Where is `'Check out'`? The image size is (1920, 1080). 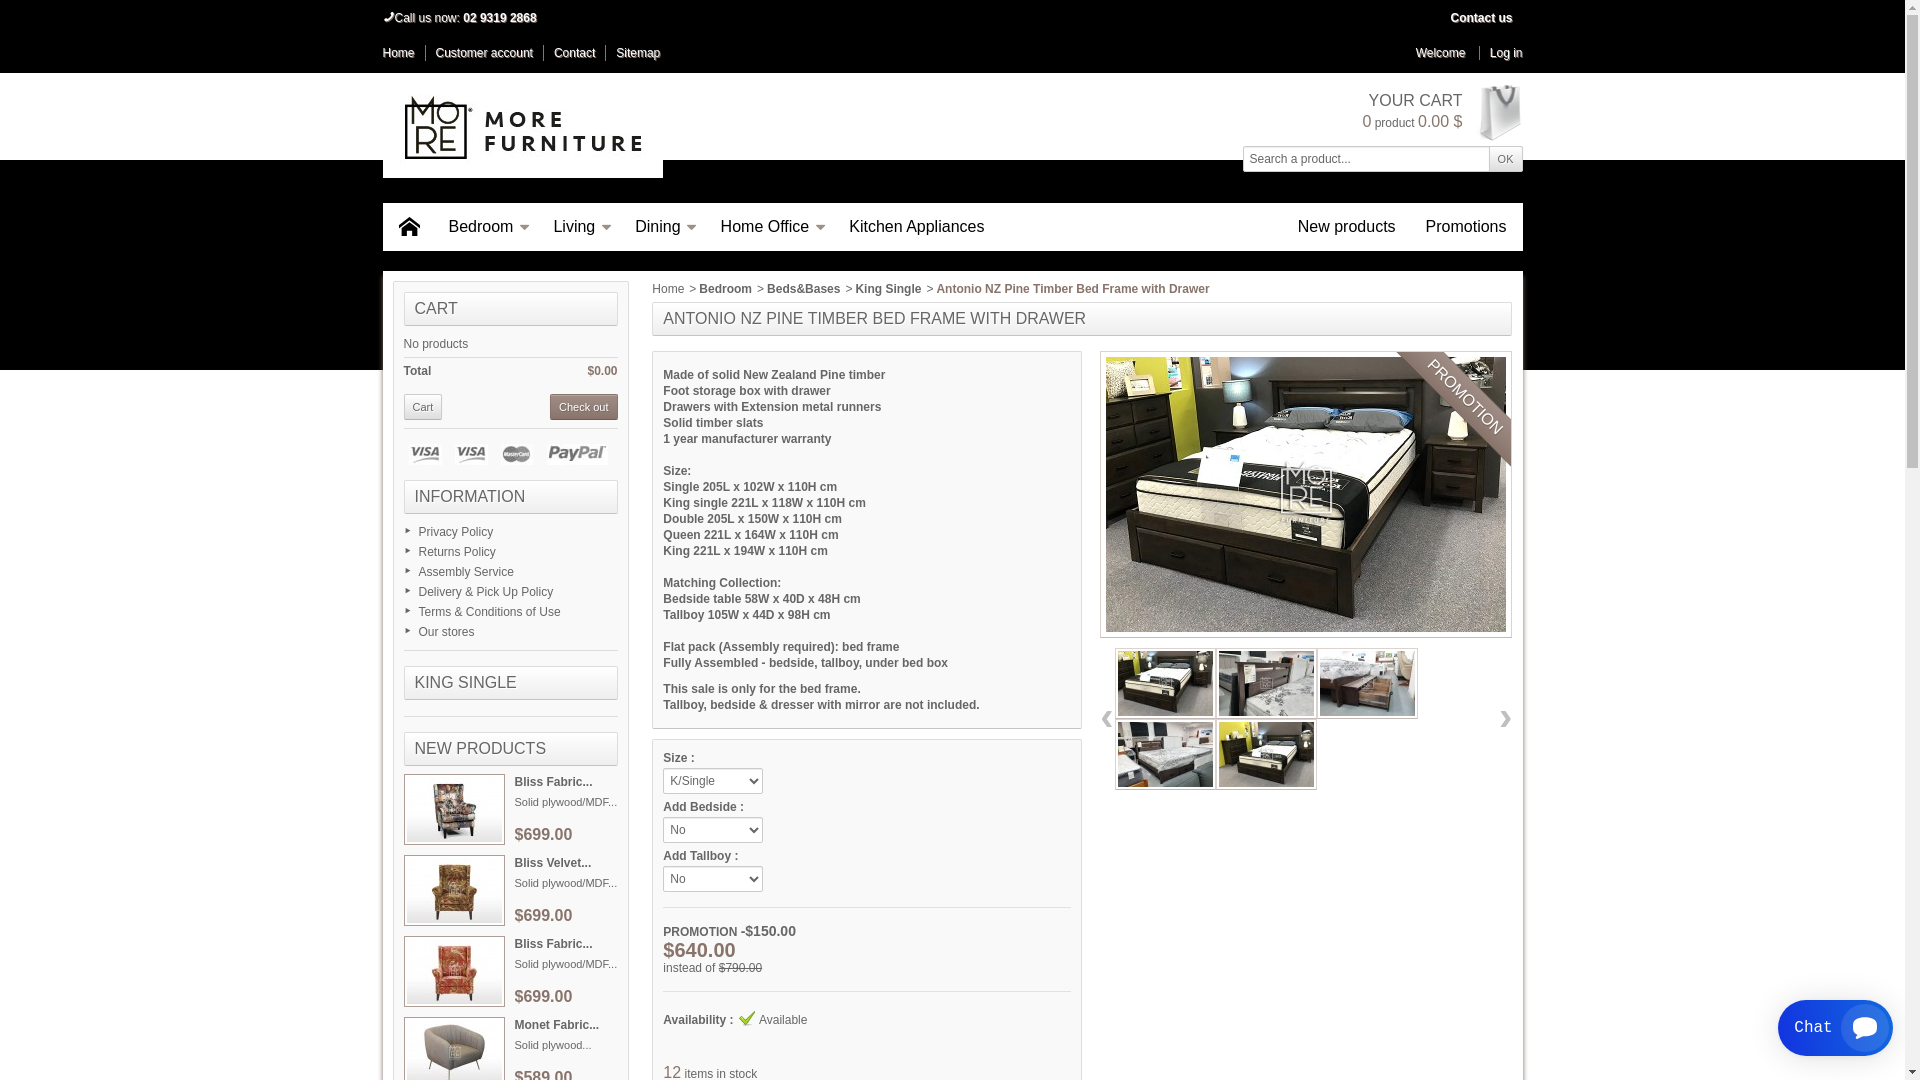
'Check out' is located at coordinates (550, 406).